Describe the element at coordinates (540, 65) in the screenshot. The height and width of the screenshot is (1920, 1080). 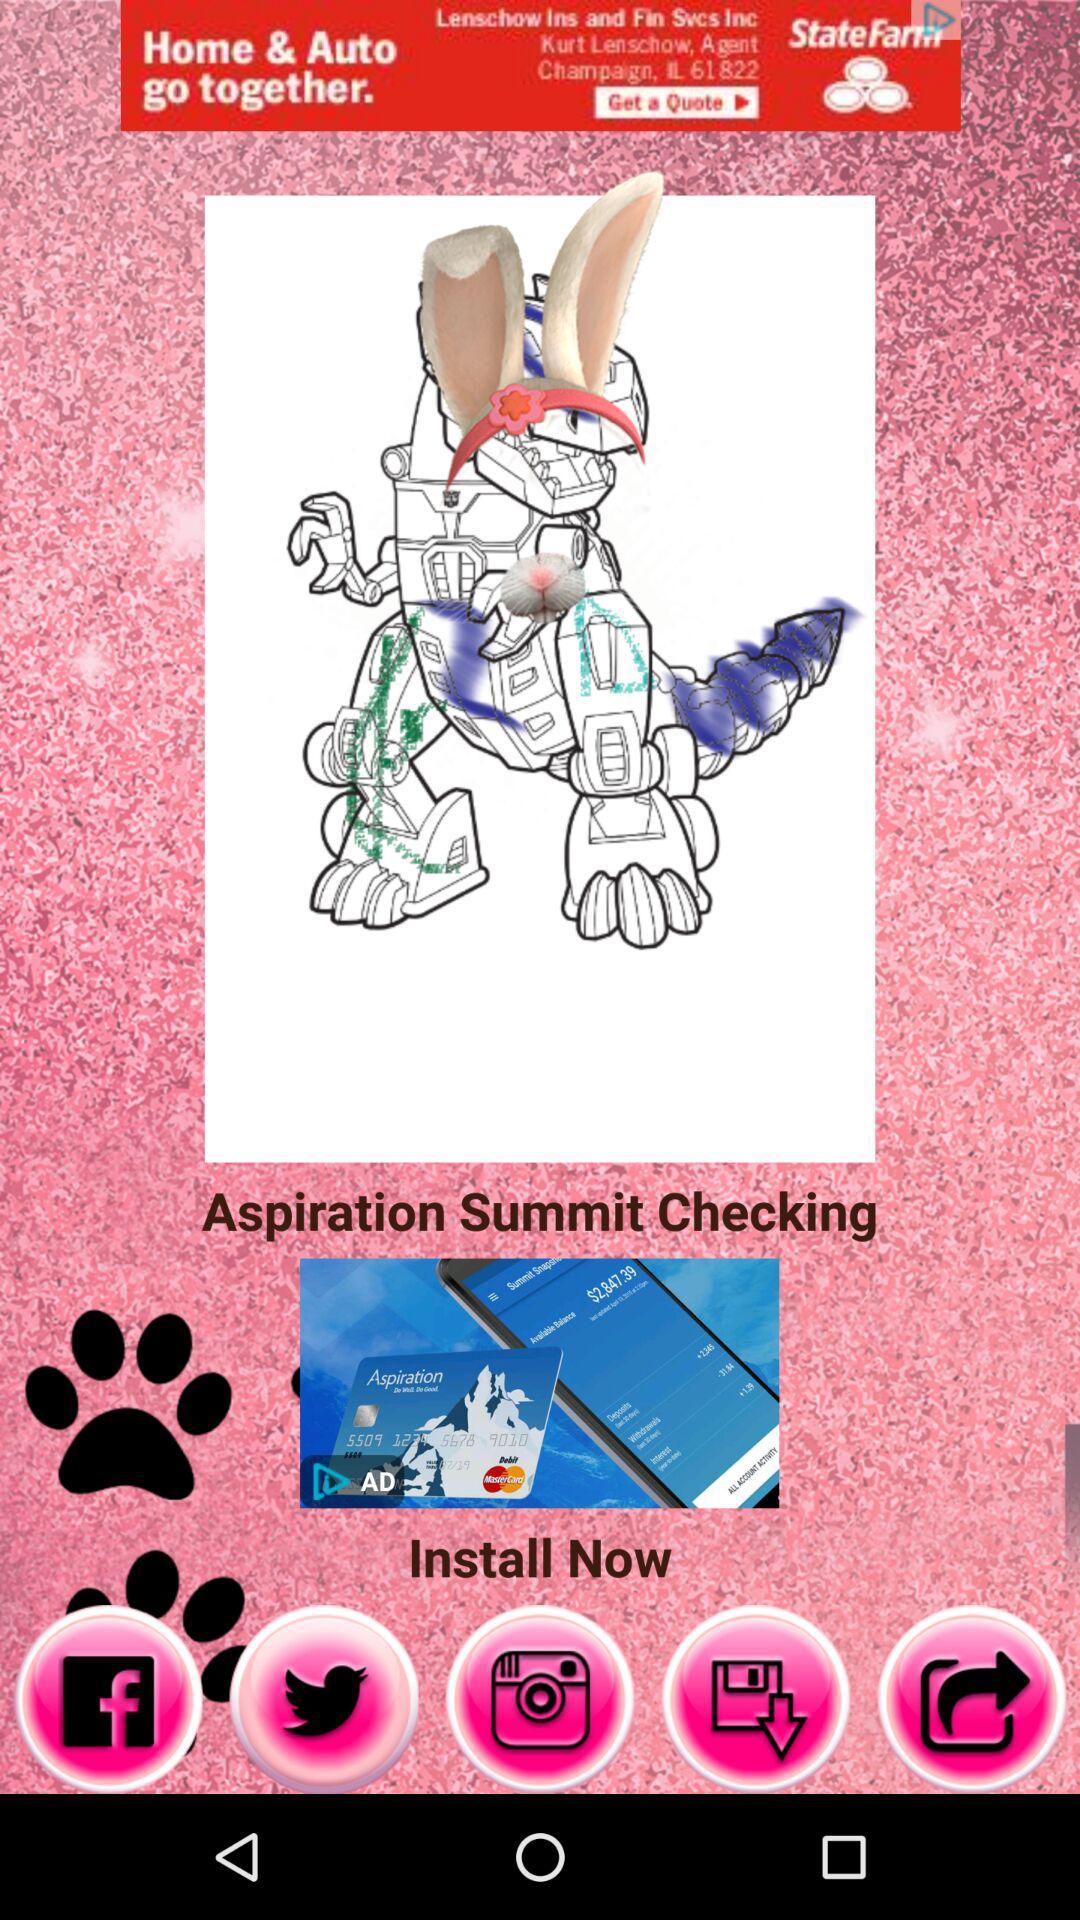
I see `advertisement page` at that location.